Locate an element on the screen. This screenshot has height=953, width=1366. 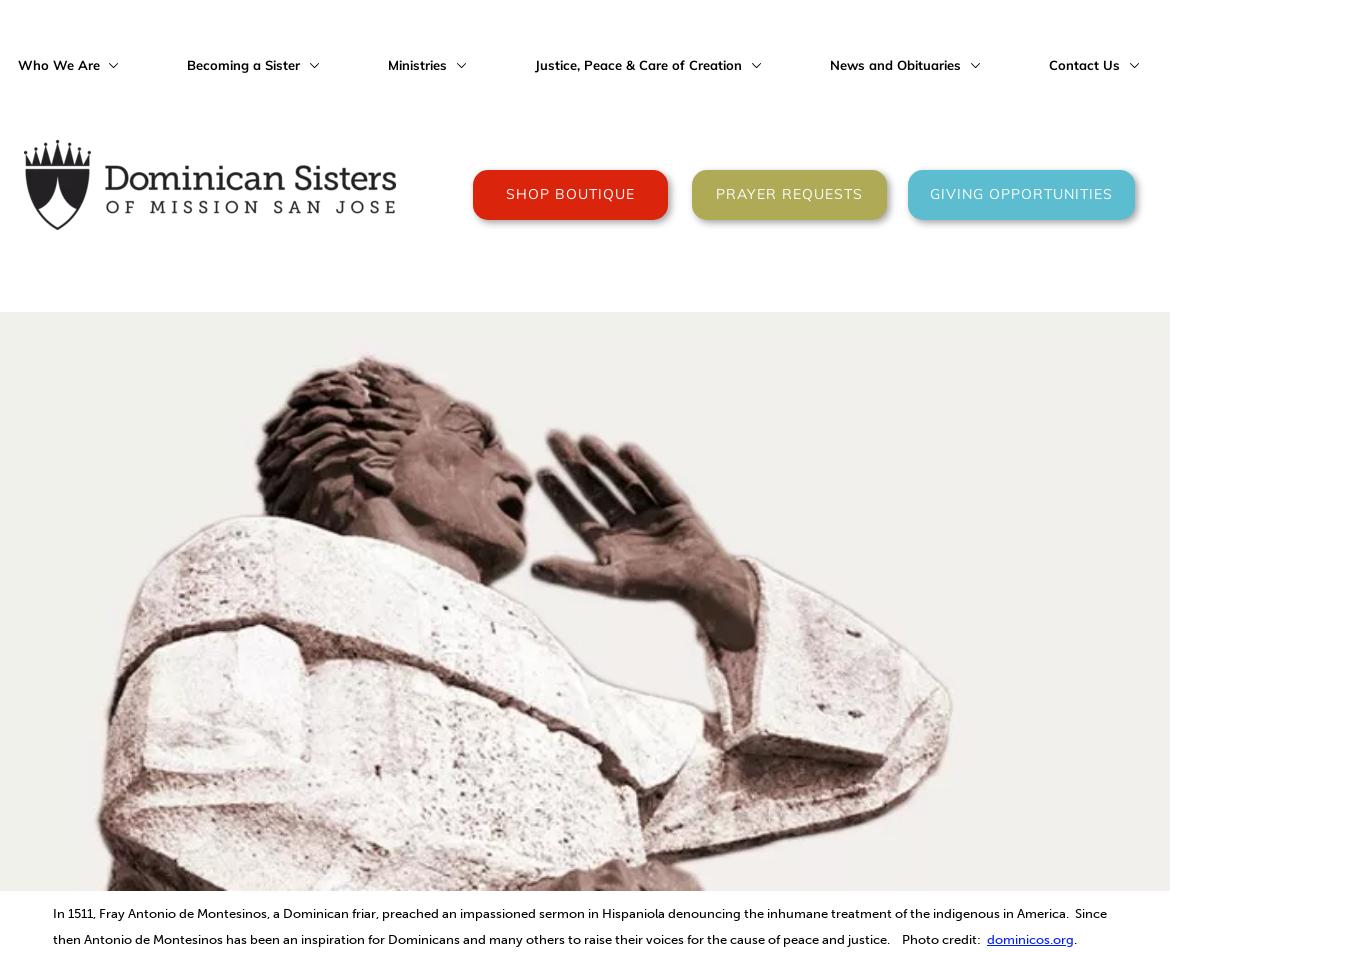
'News and Obituaries' is located at coordinates (895, 63).